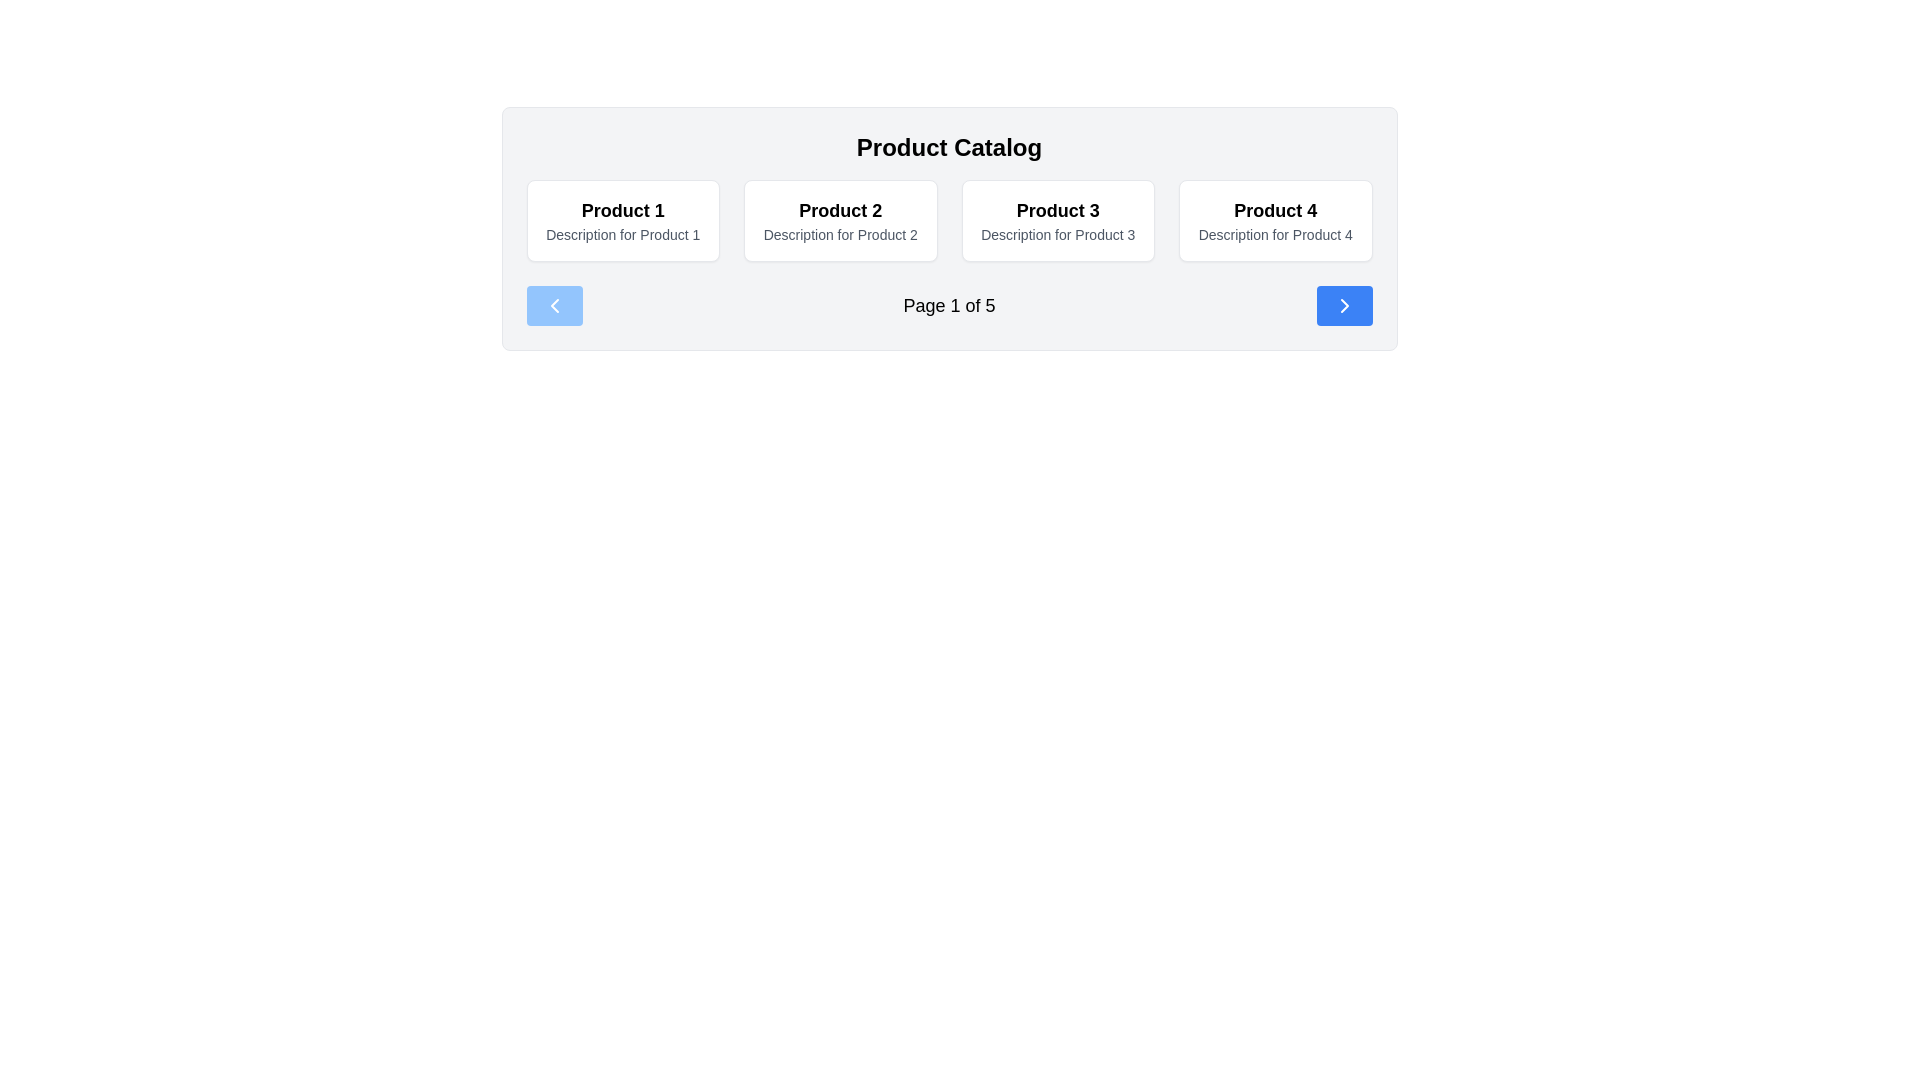  Describe the element at coordinates (554, 305) in the screenshot. I see `the backward navigation button located on the left side, near the center of the 'Page 1 of 5' label` at that location.